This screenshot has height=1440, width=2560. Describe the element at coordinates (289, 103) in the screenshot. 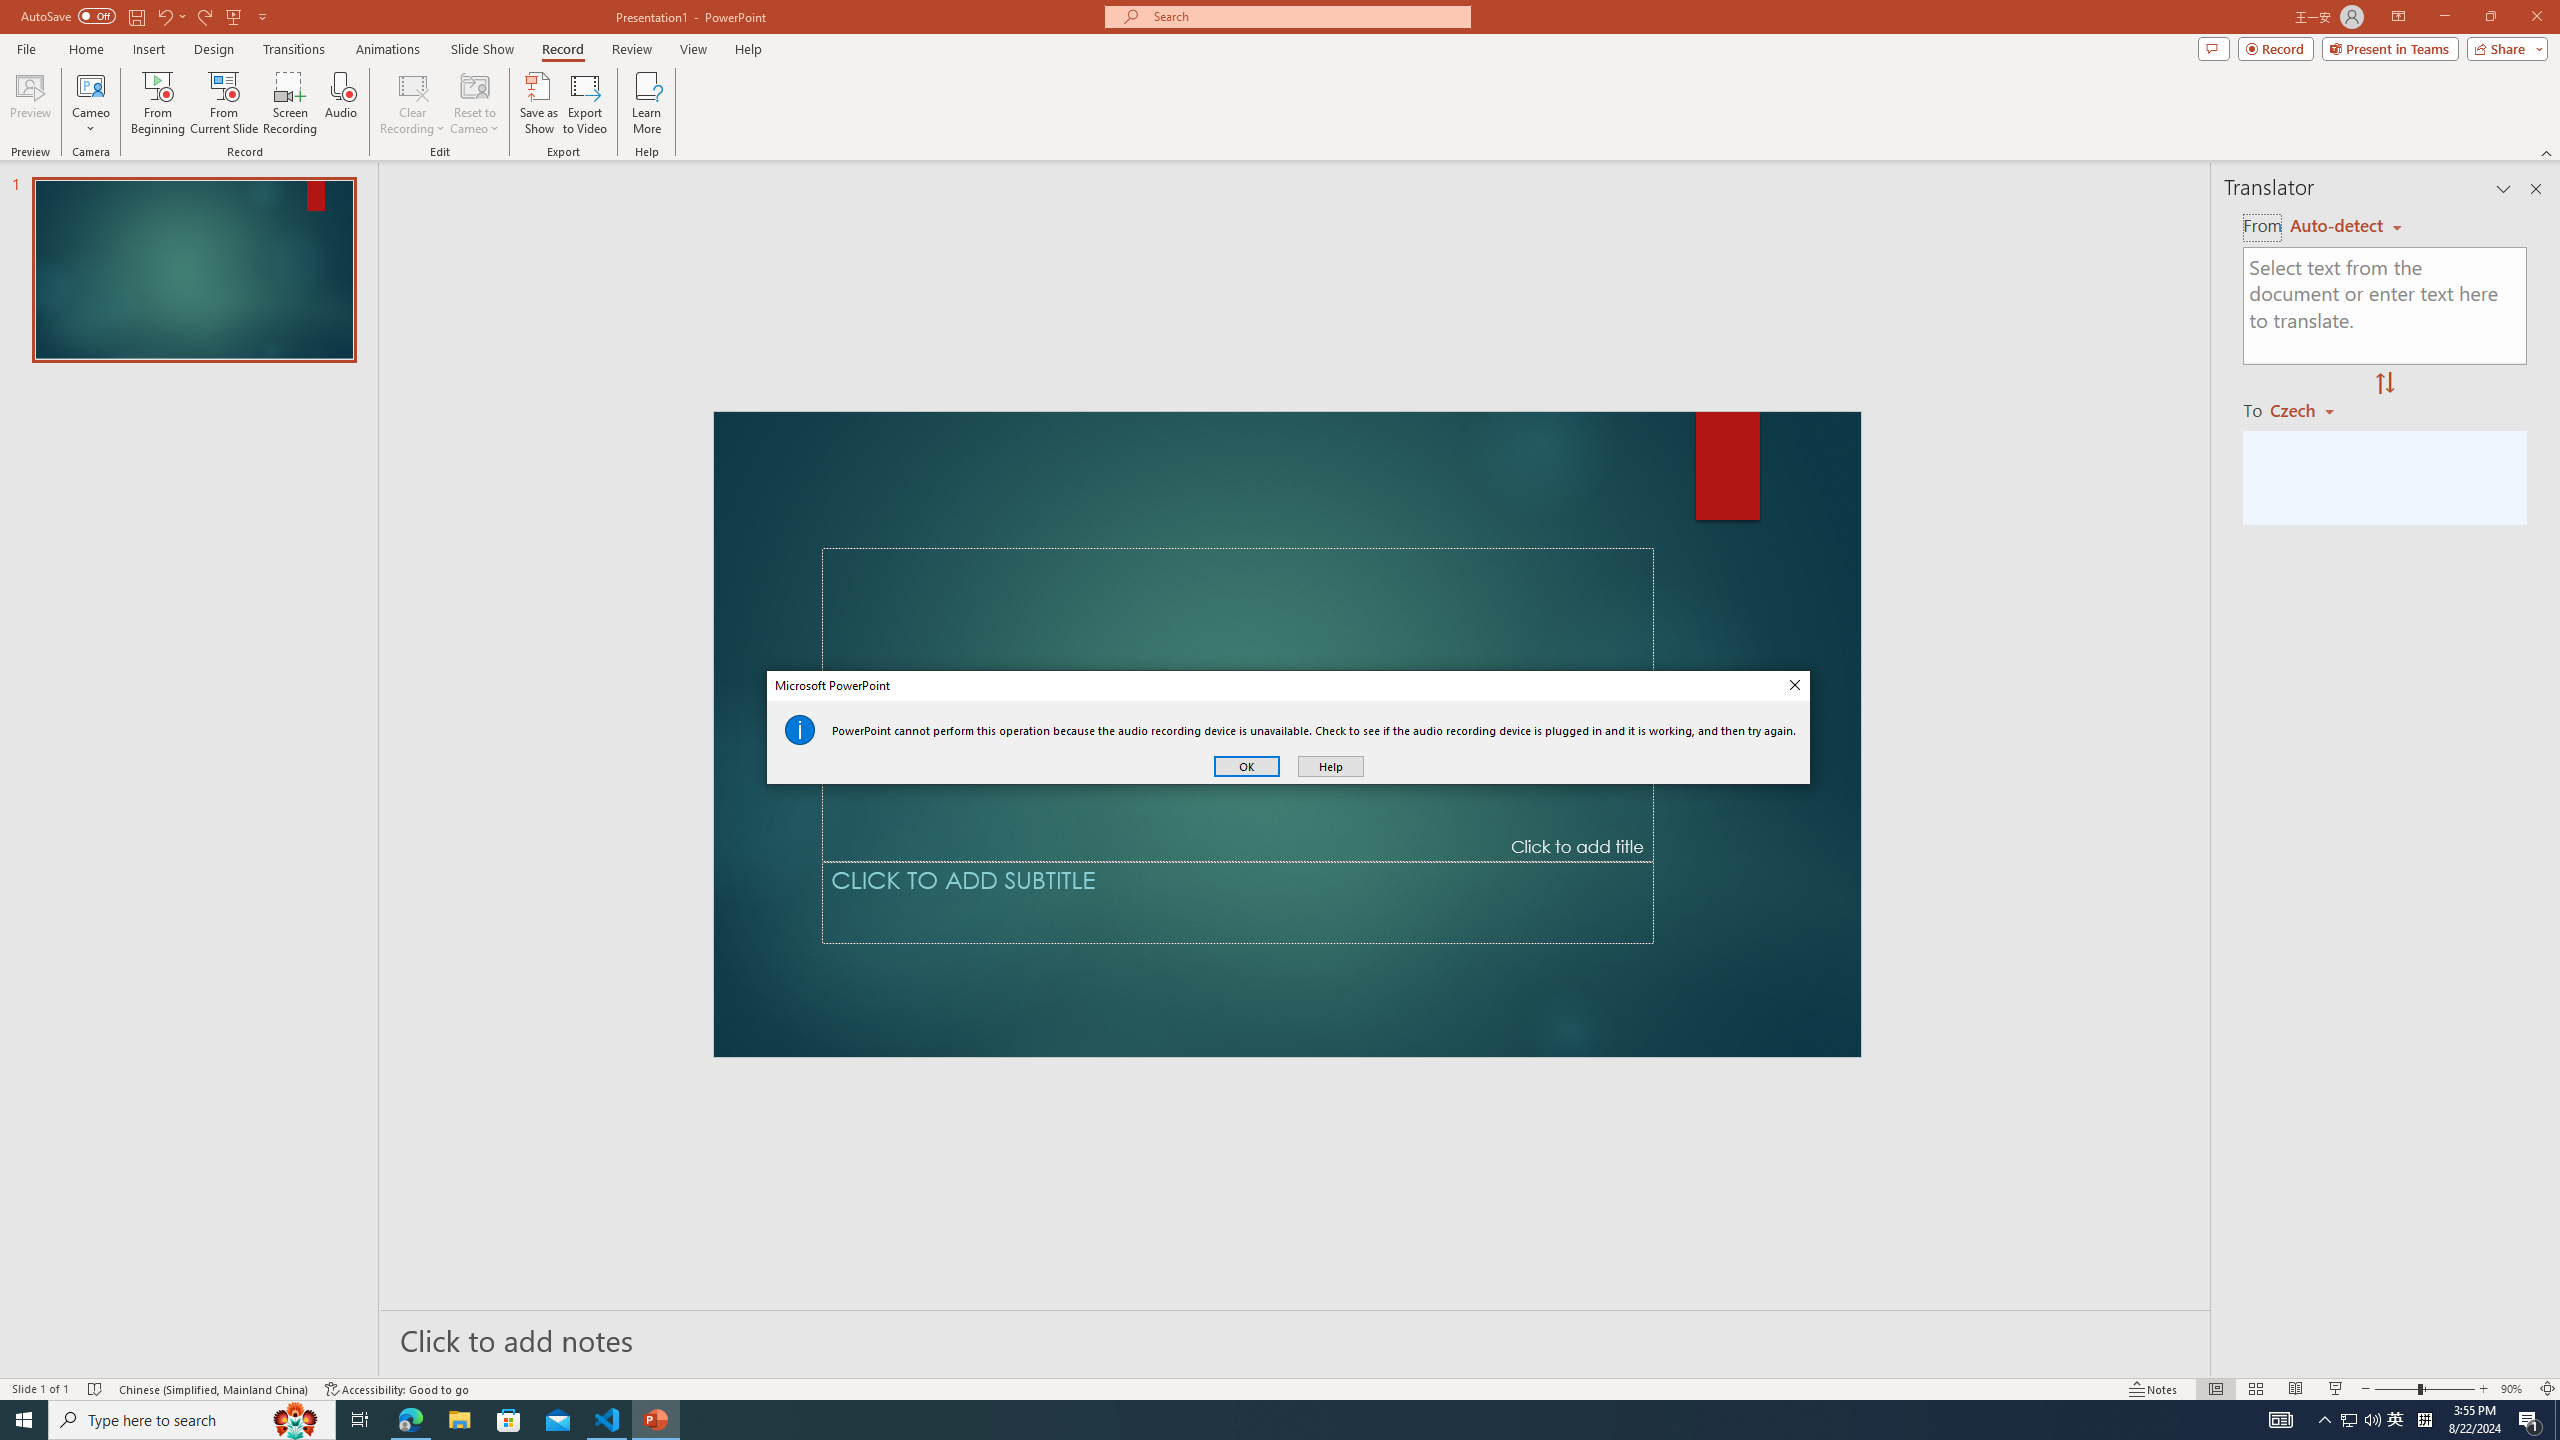

I see `'Screen Recording'` at that location.